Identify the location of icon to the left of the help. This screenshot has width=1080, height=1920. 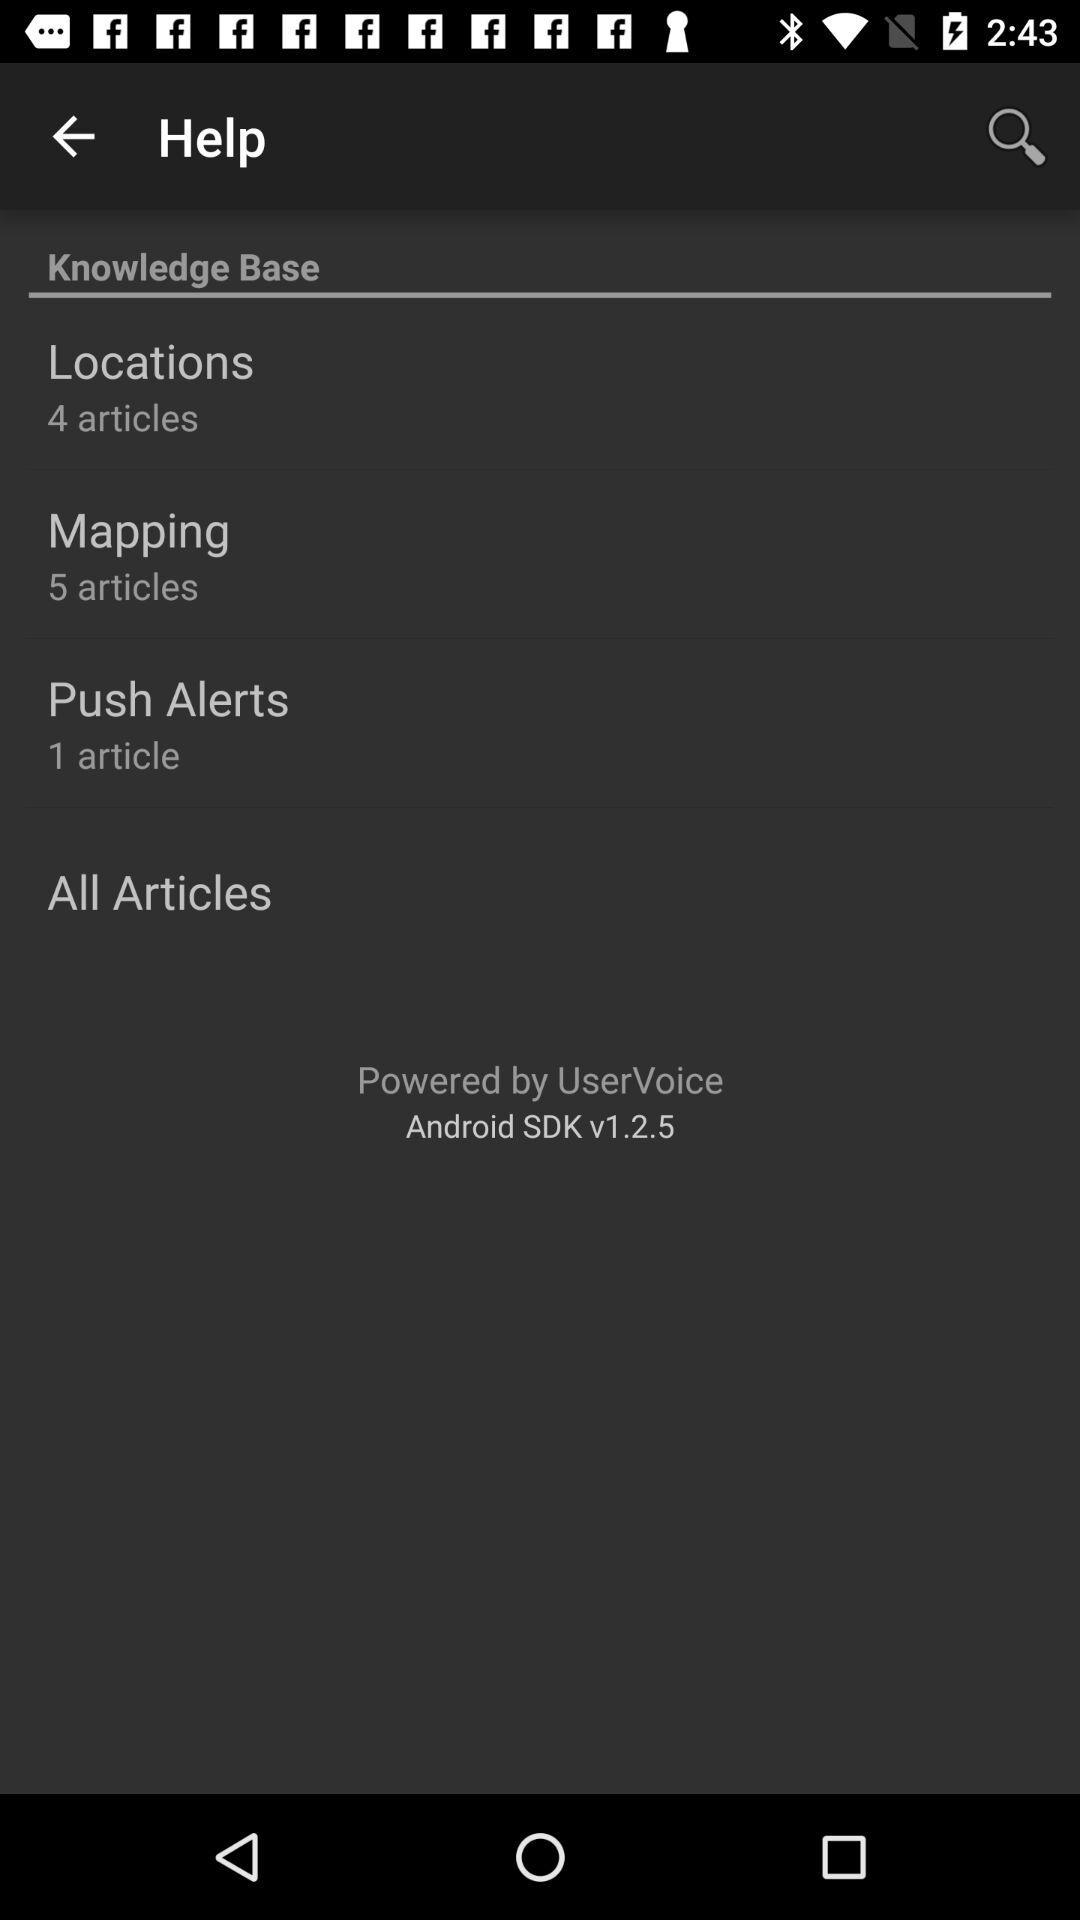
(72, 135).